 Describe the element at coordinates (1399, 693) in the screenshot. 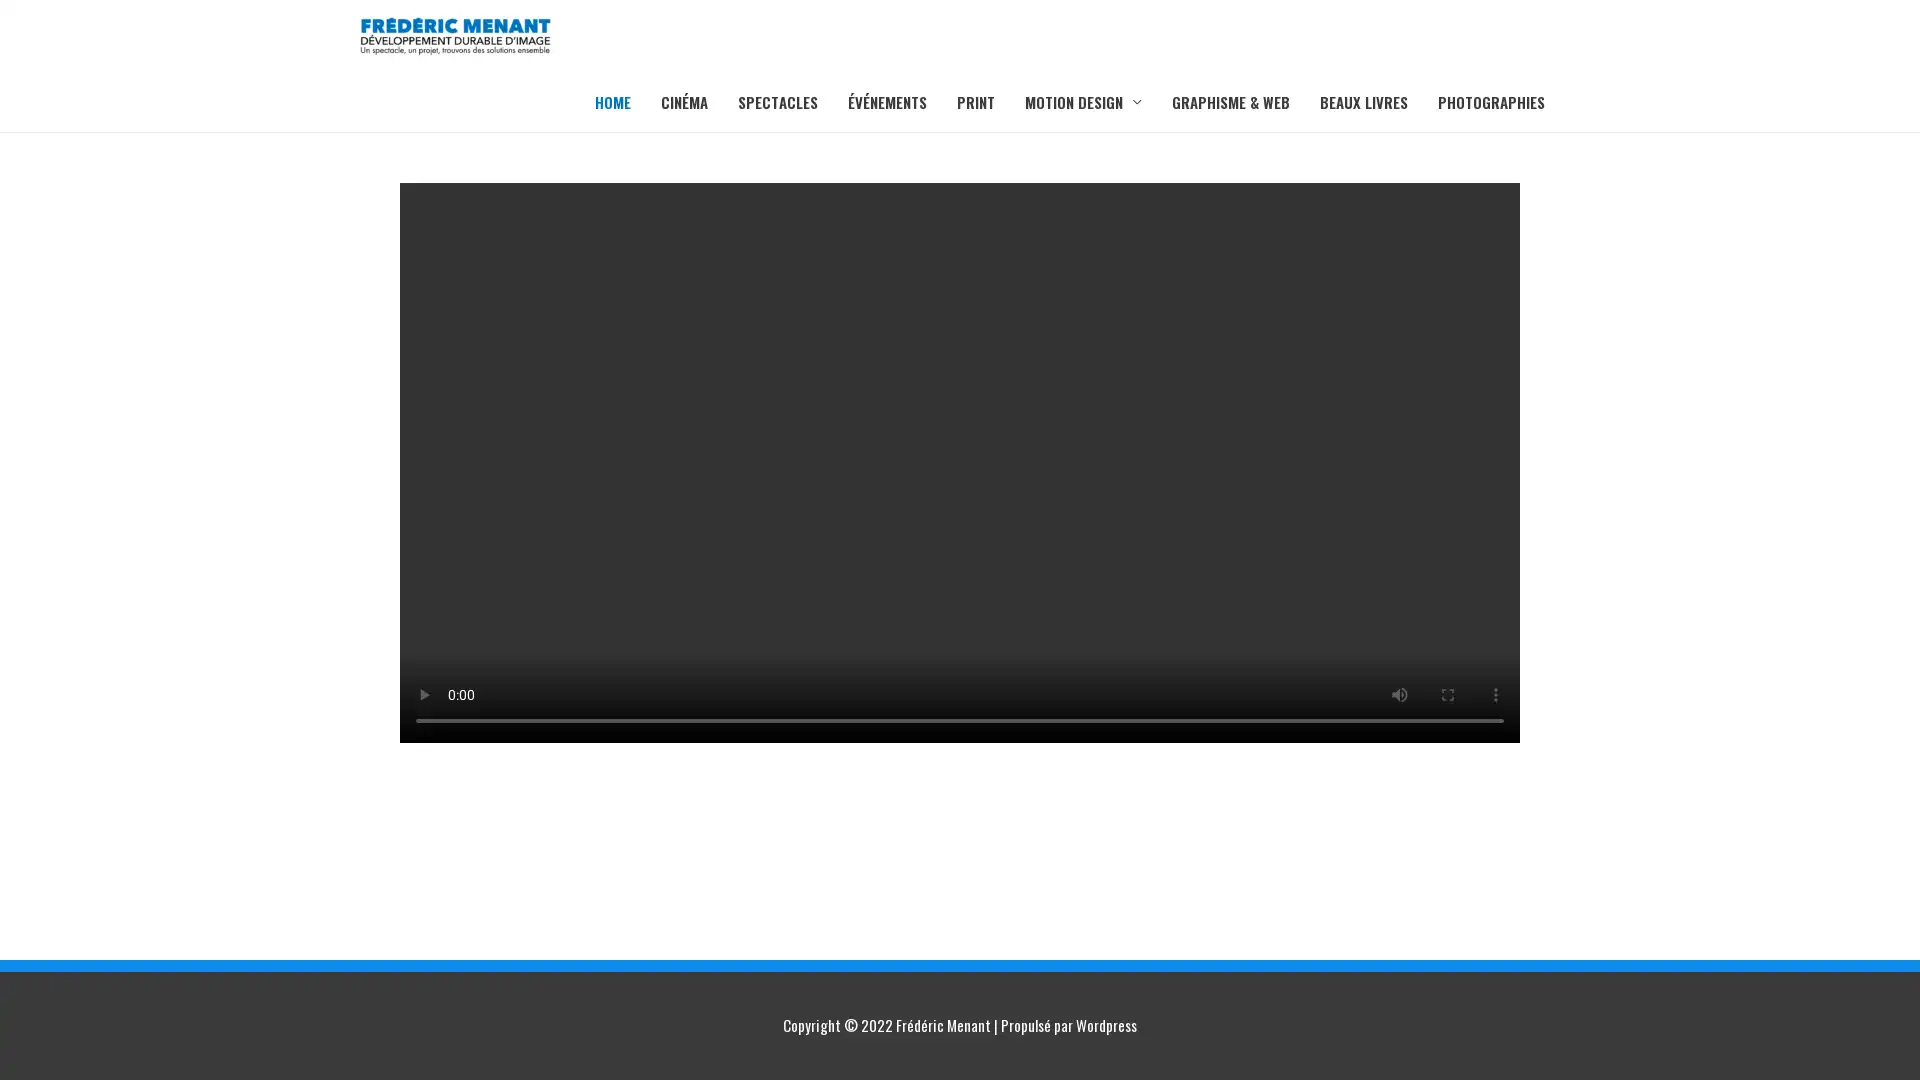

I see `mute` at that location.